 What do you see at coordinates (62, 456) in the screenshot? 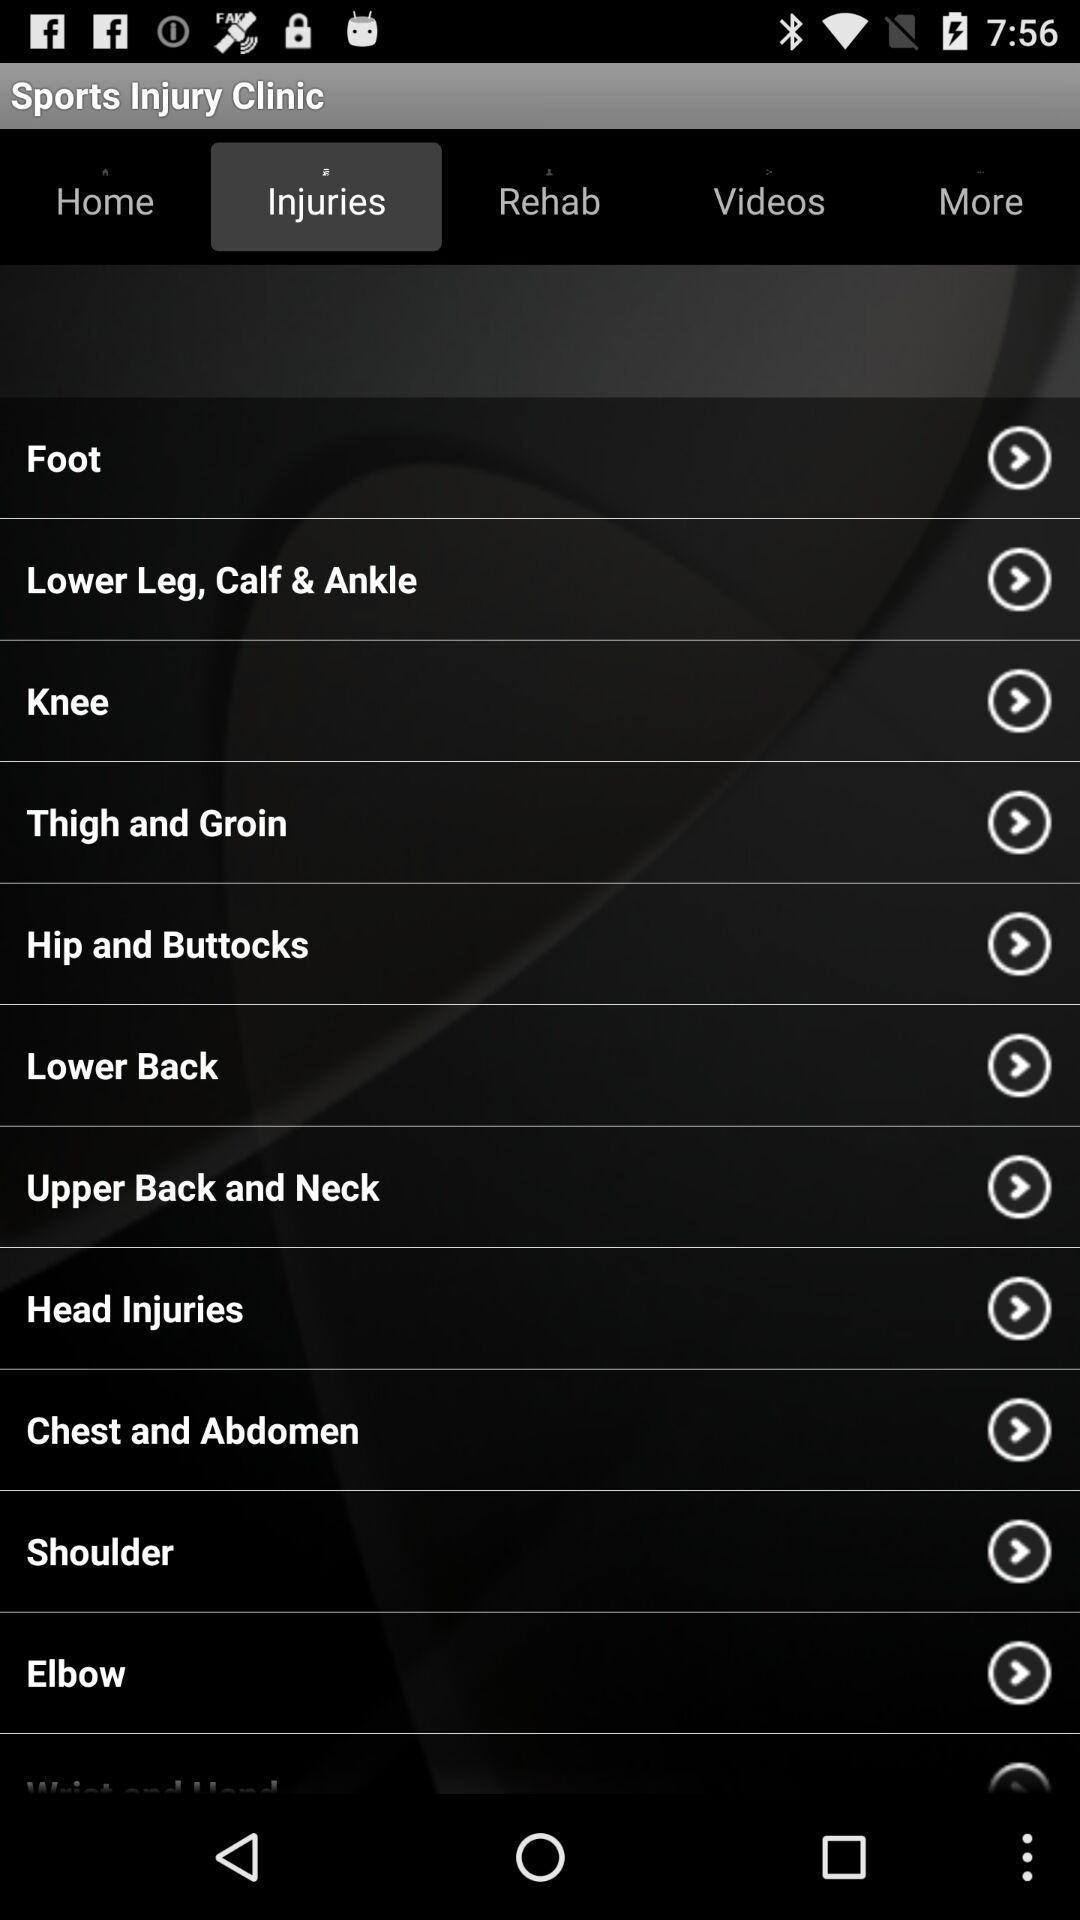
I see `the foot item` at bounding box center [62, 456].